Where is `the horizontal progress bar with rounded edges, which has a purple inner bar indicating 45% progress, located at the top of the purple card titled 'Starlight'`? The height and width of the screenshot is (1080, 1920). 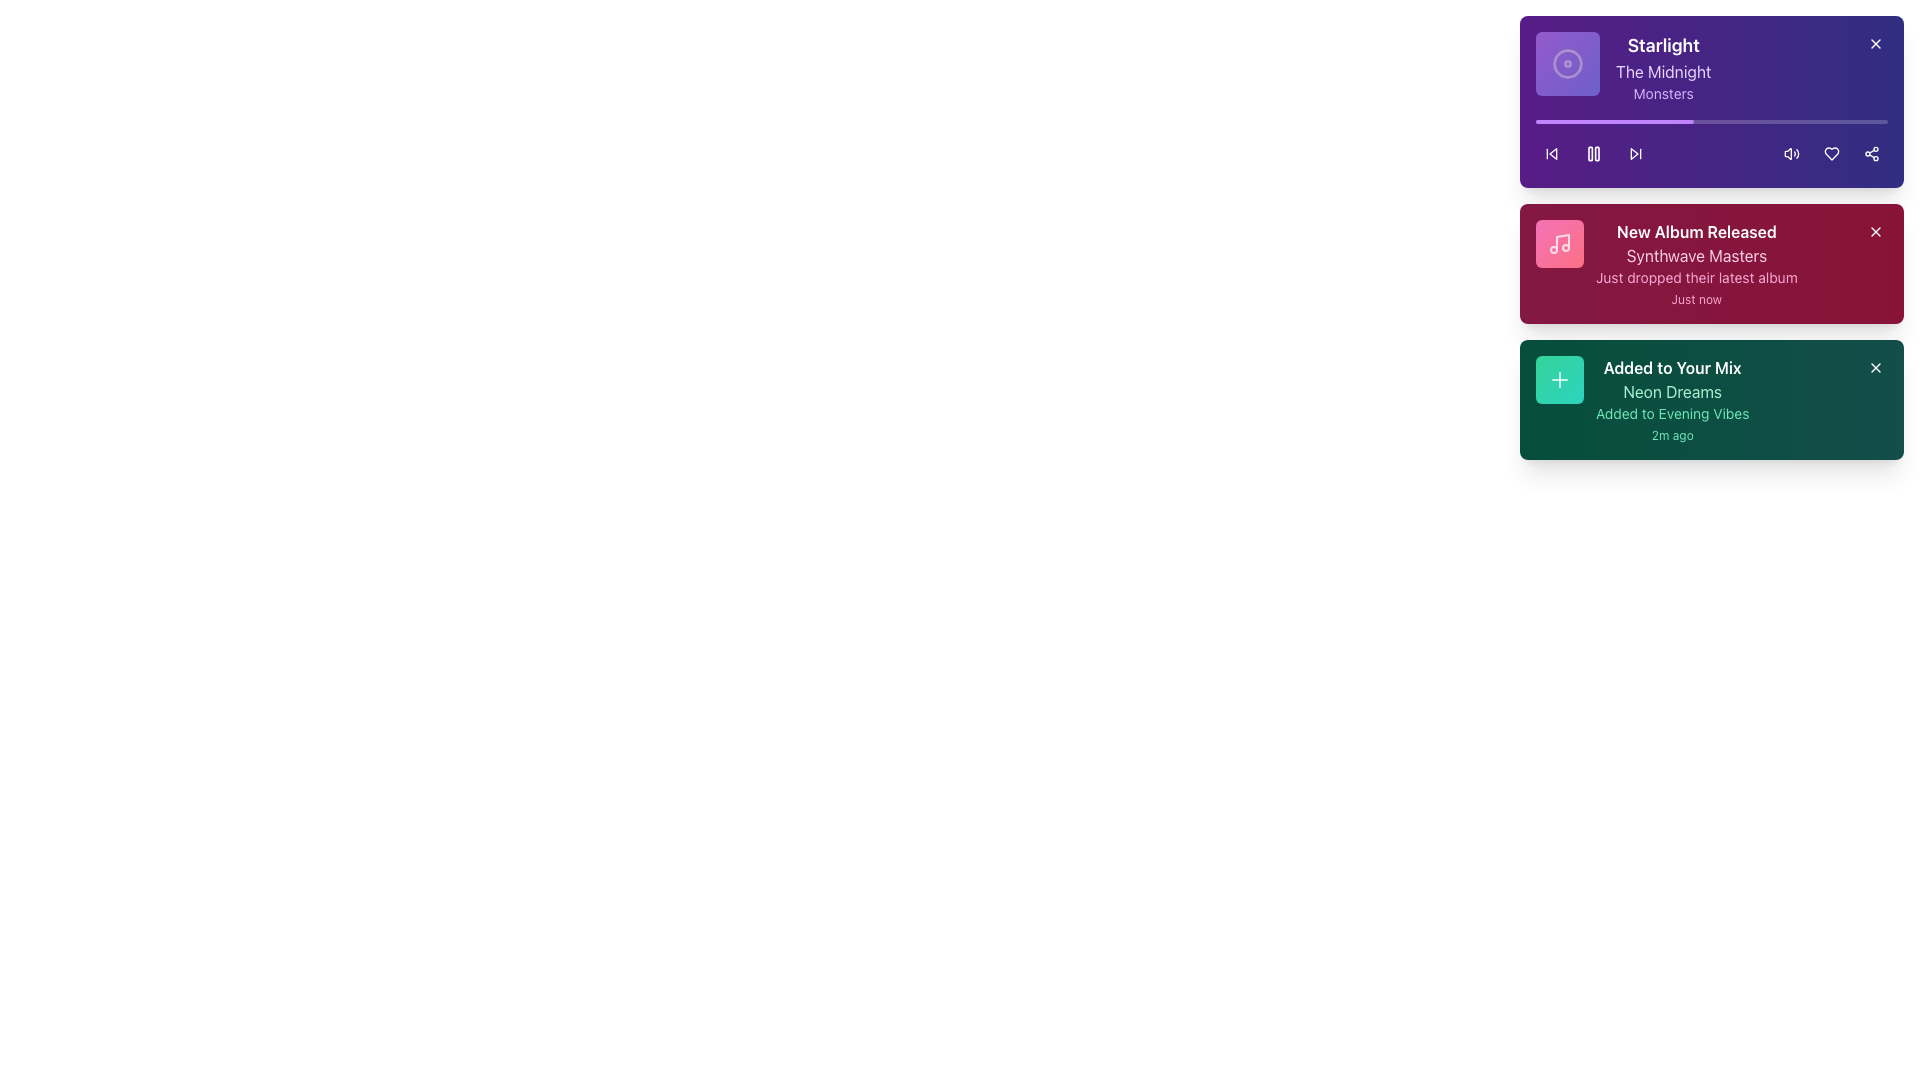 the horizontal progress bar with rounded edges, which has a purple inner bar indicating 45% progress, located at the top of the purple card titled 'Starlight' is located at coordinates (1711, 122).